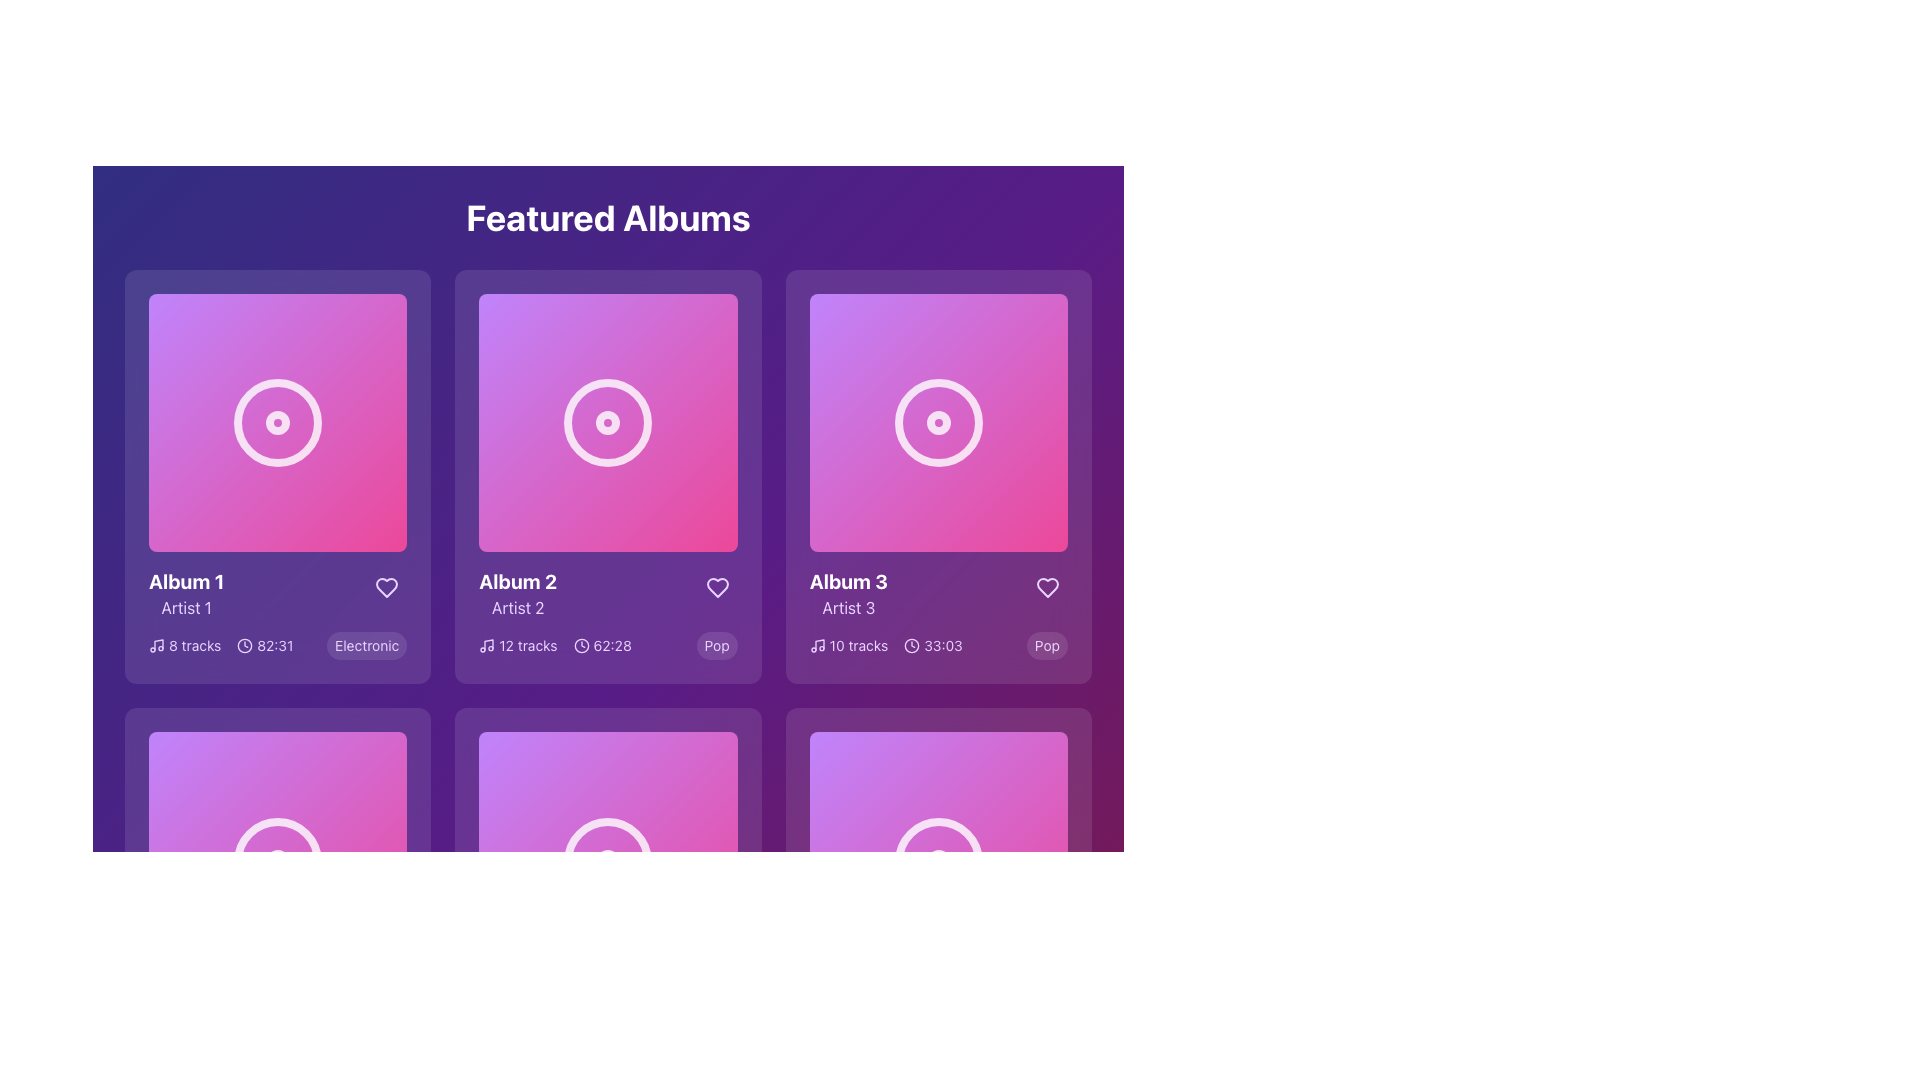 Image resolution: width=1920 pixels, height=1080 pixels. What do you see at coordinates (277, 646) in the screenshot?
I see `the Information display row located at the bottom of the album card for 'Album 1' by 'Artist 1', which provides metadata including the number of tracks, total runtime, and genre` at bounding box center [277, 646].